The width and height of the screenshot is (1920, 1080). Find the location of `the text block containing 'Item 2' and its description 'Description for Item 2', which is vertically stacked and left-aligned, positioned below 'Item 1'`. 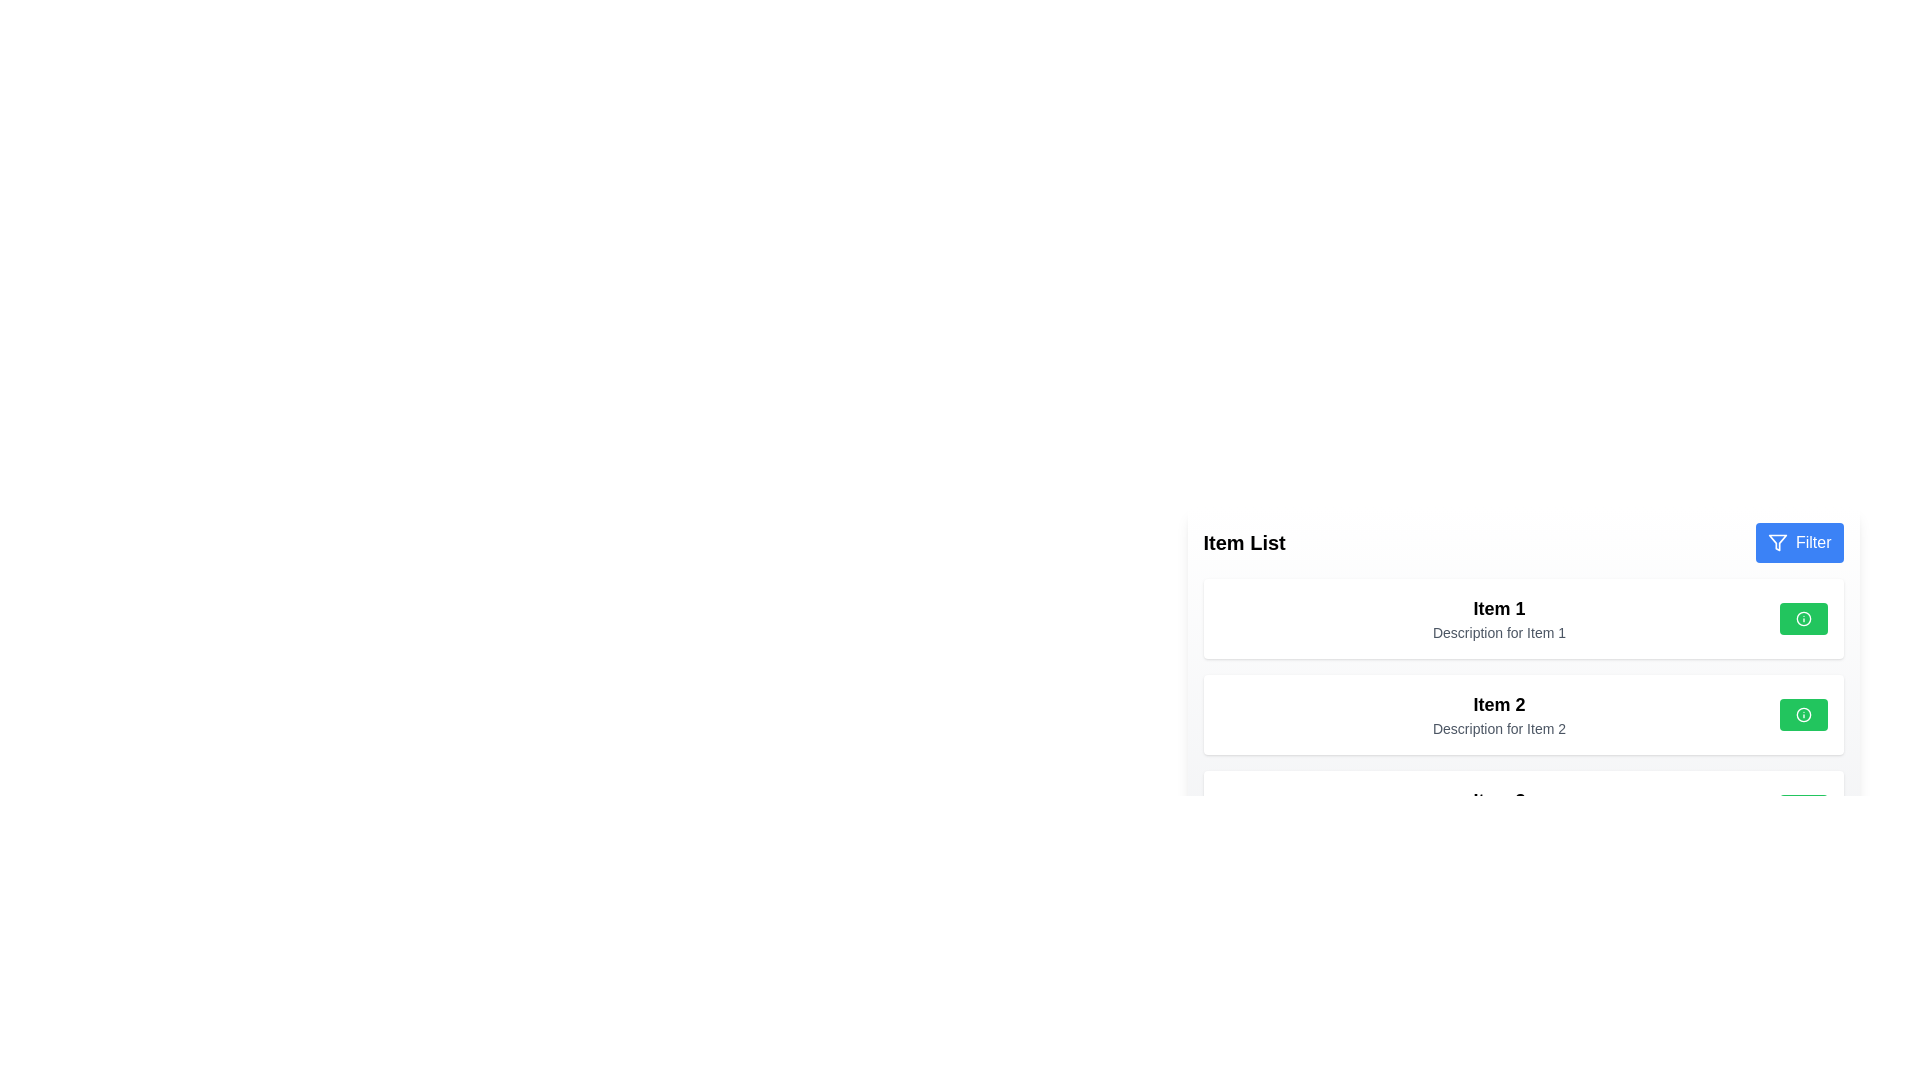

the text block containing 'Item 2' and its description 'Description for Item 2', which is vertically stacked and left-aligned, positioned below 'Item 1' is located at coordinates (1499, 713).